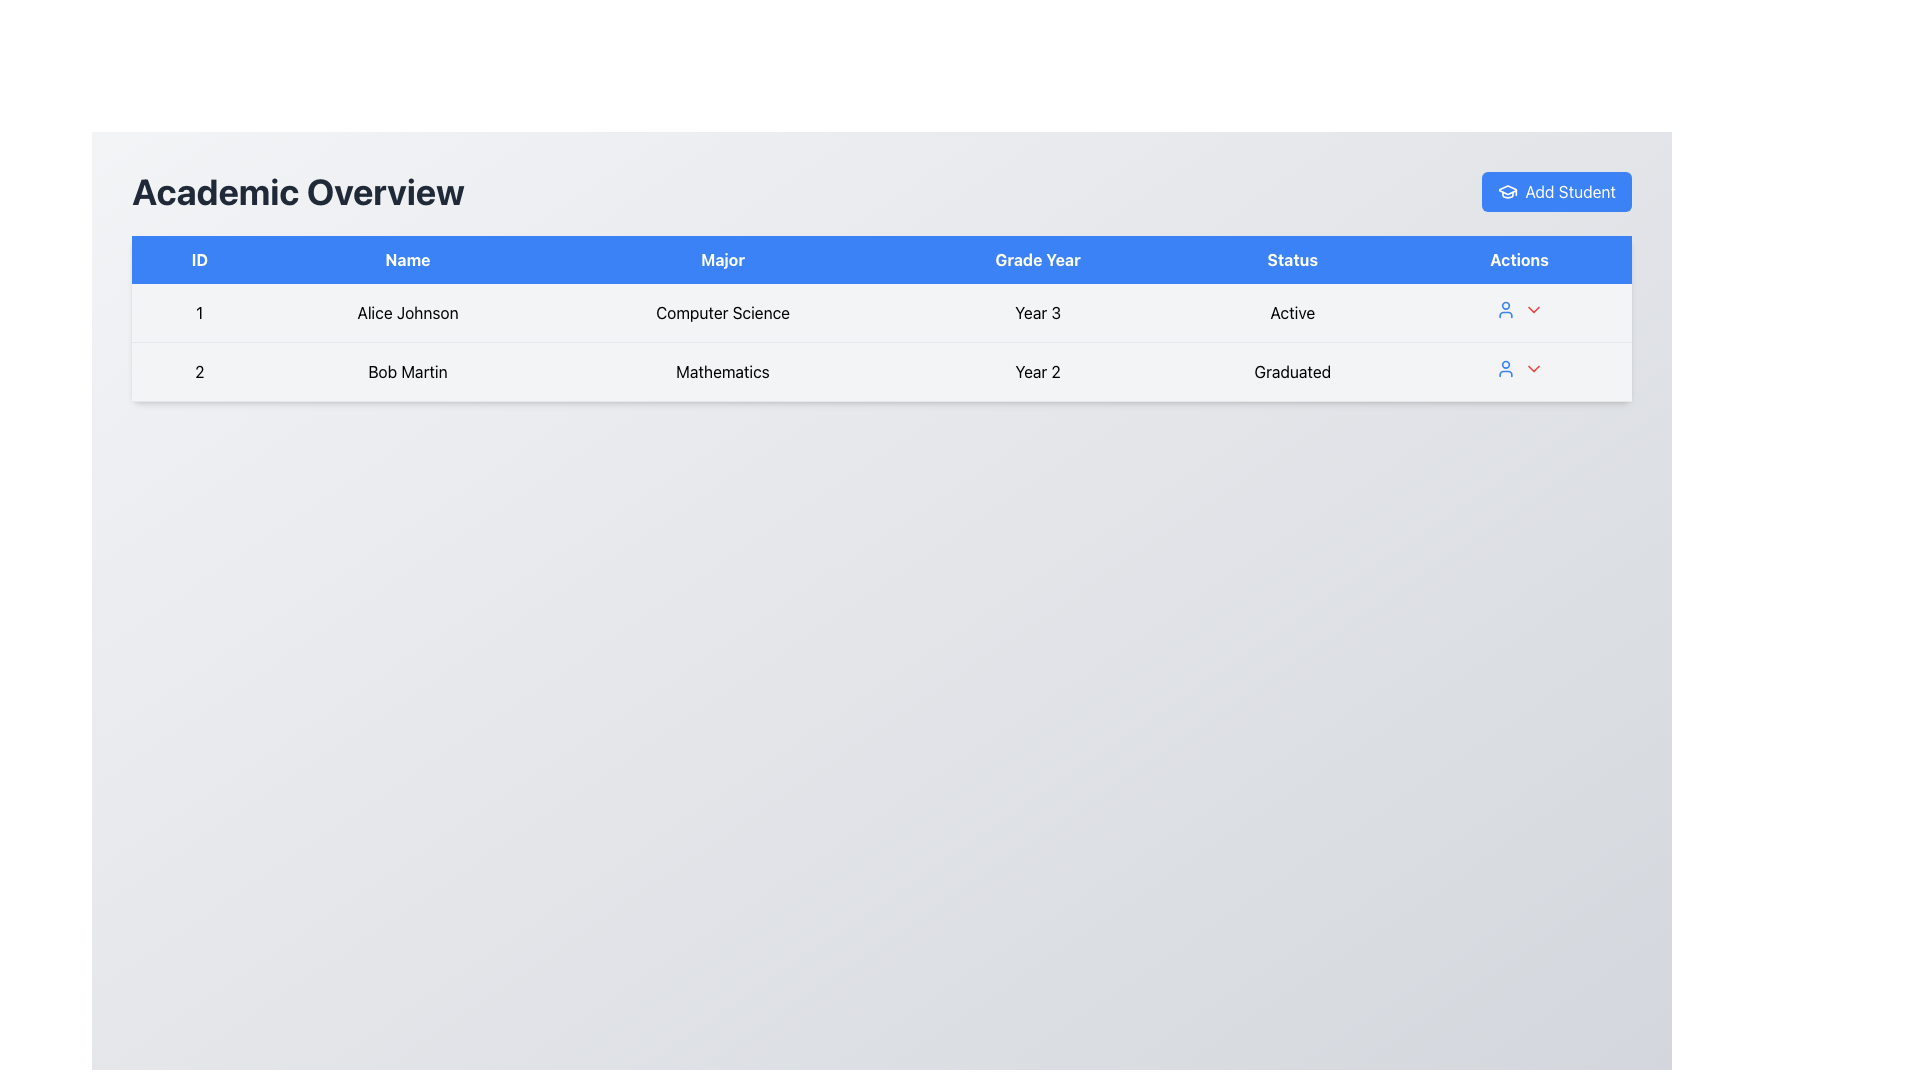  Describe the element at coordinates (407, 258) in the screenshot. I see `the Table Column Header labeled 'Name', which is the second column header in the table with a blue background and white bold text` at that location.